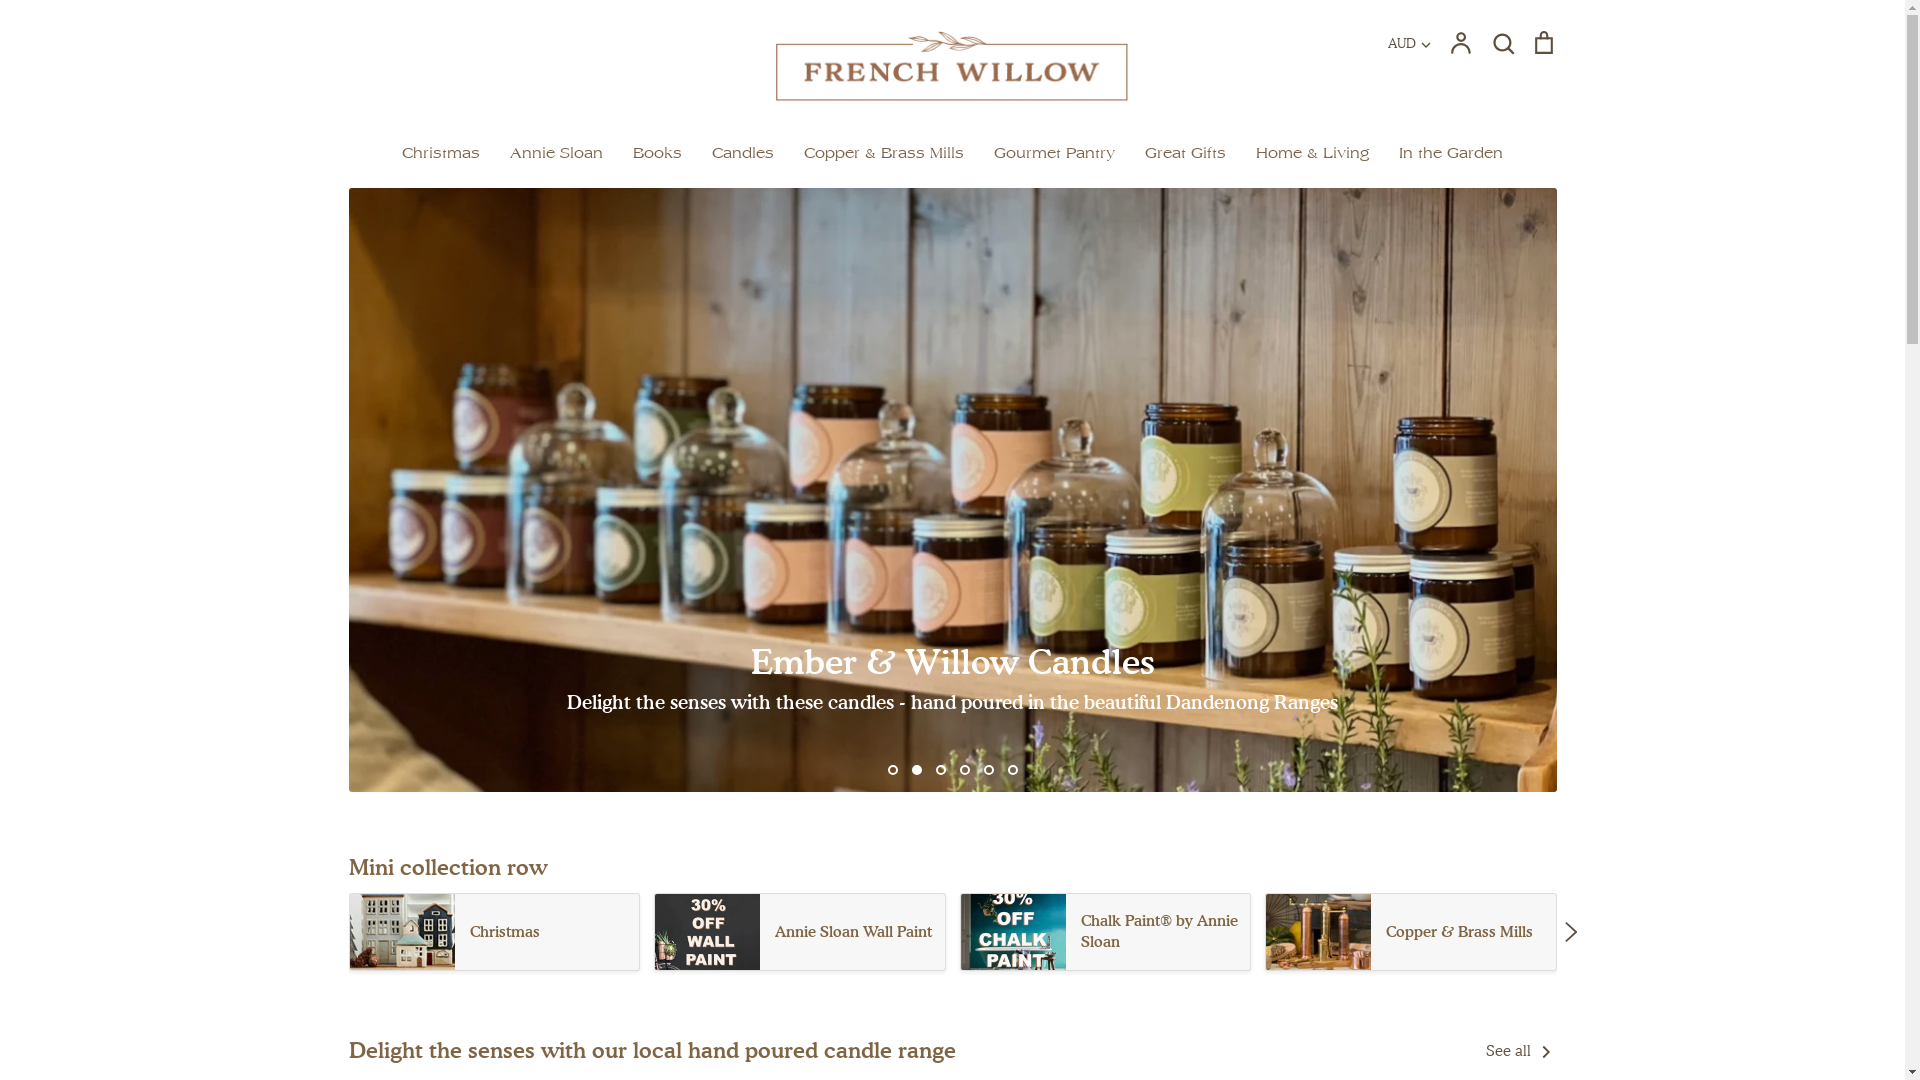 The image size is (1920, 1080). Describe the element at coordinates (742, 152) in the screenshot. I see `'Candles'` at that location.